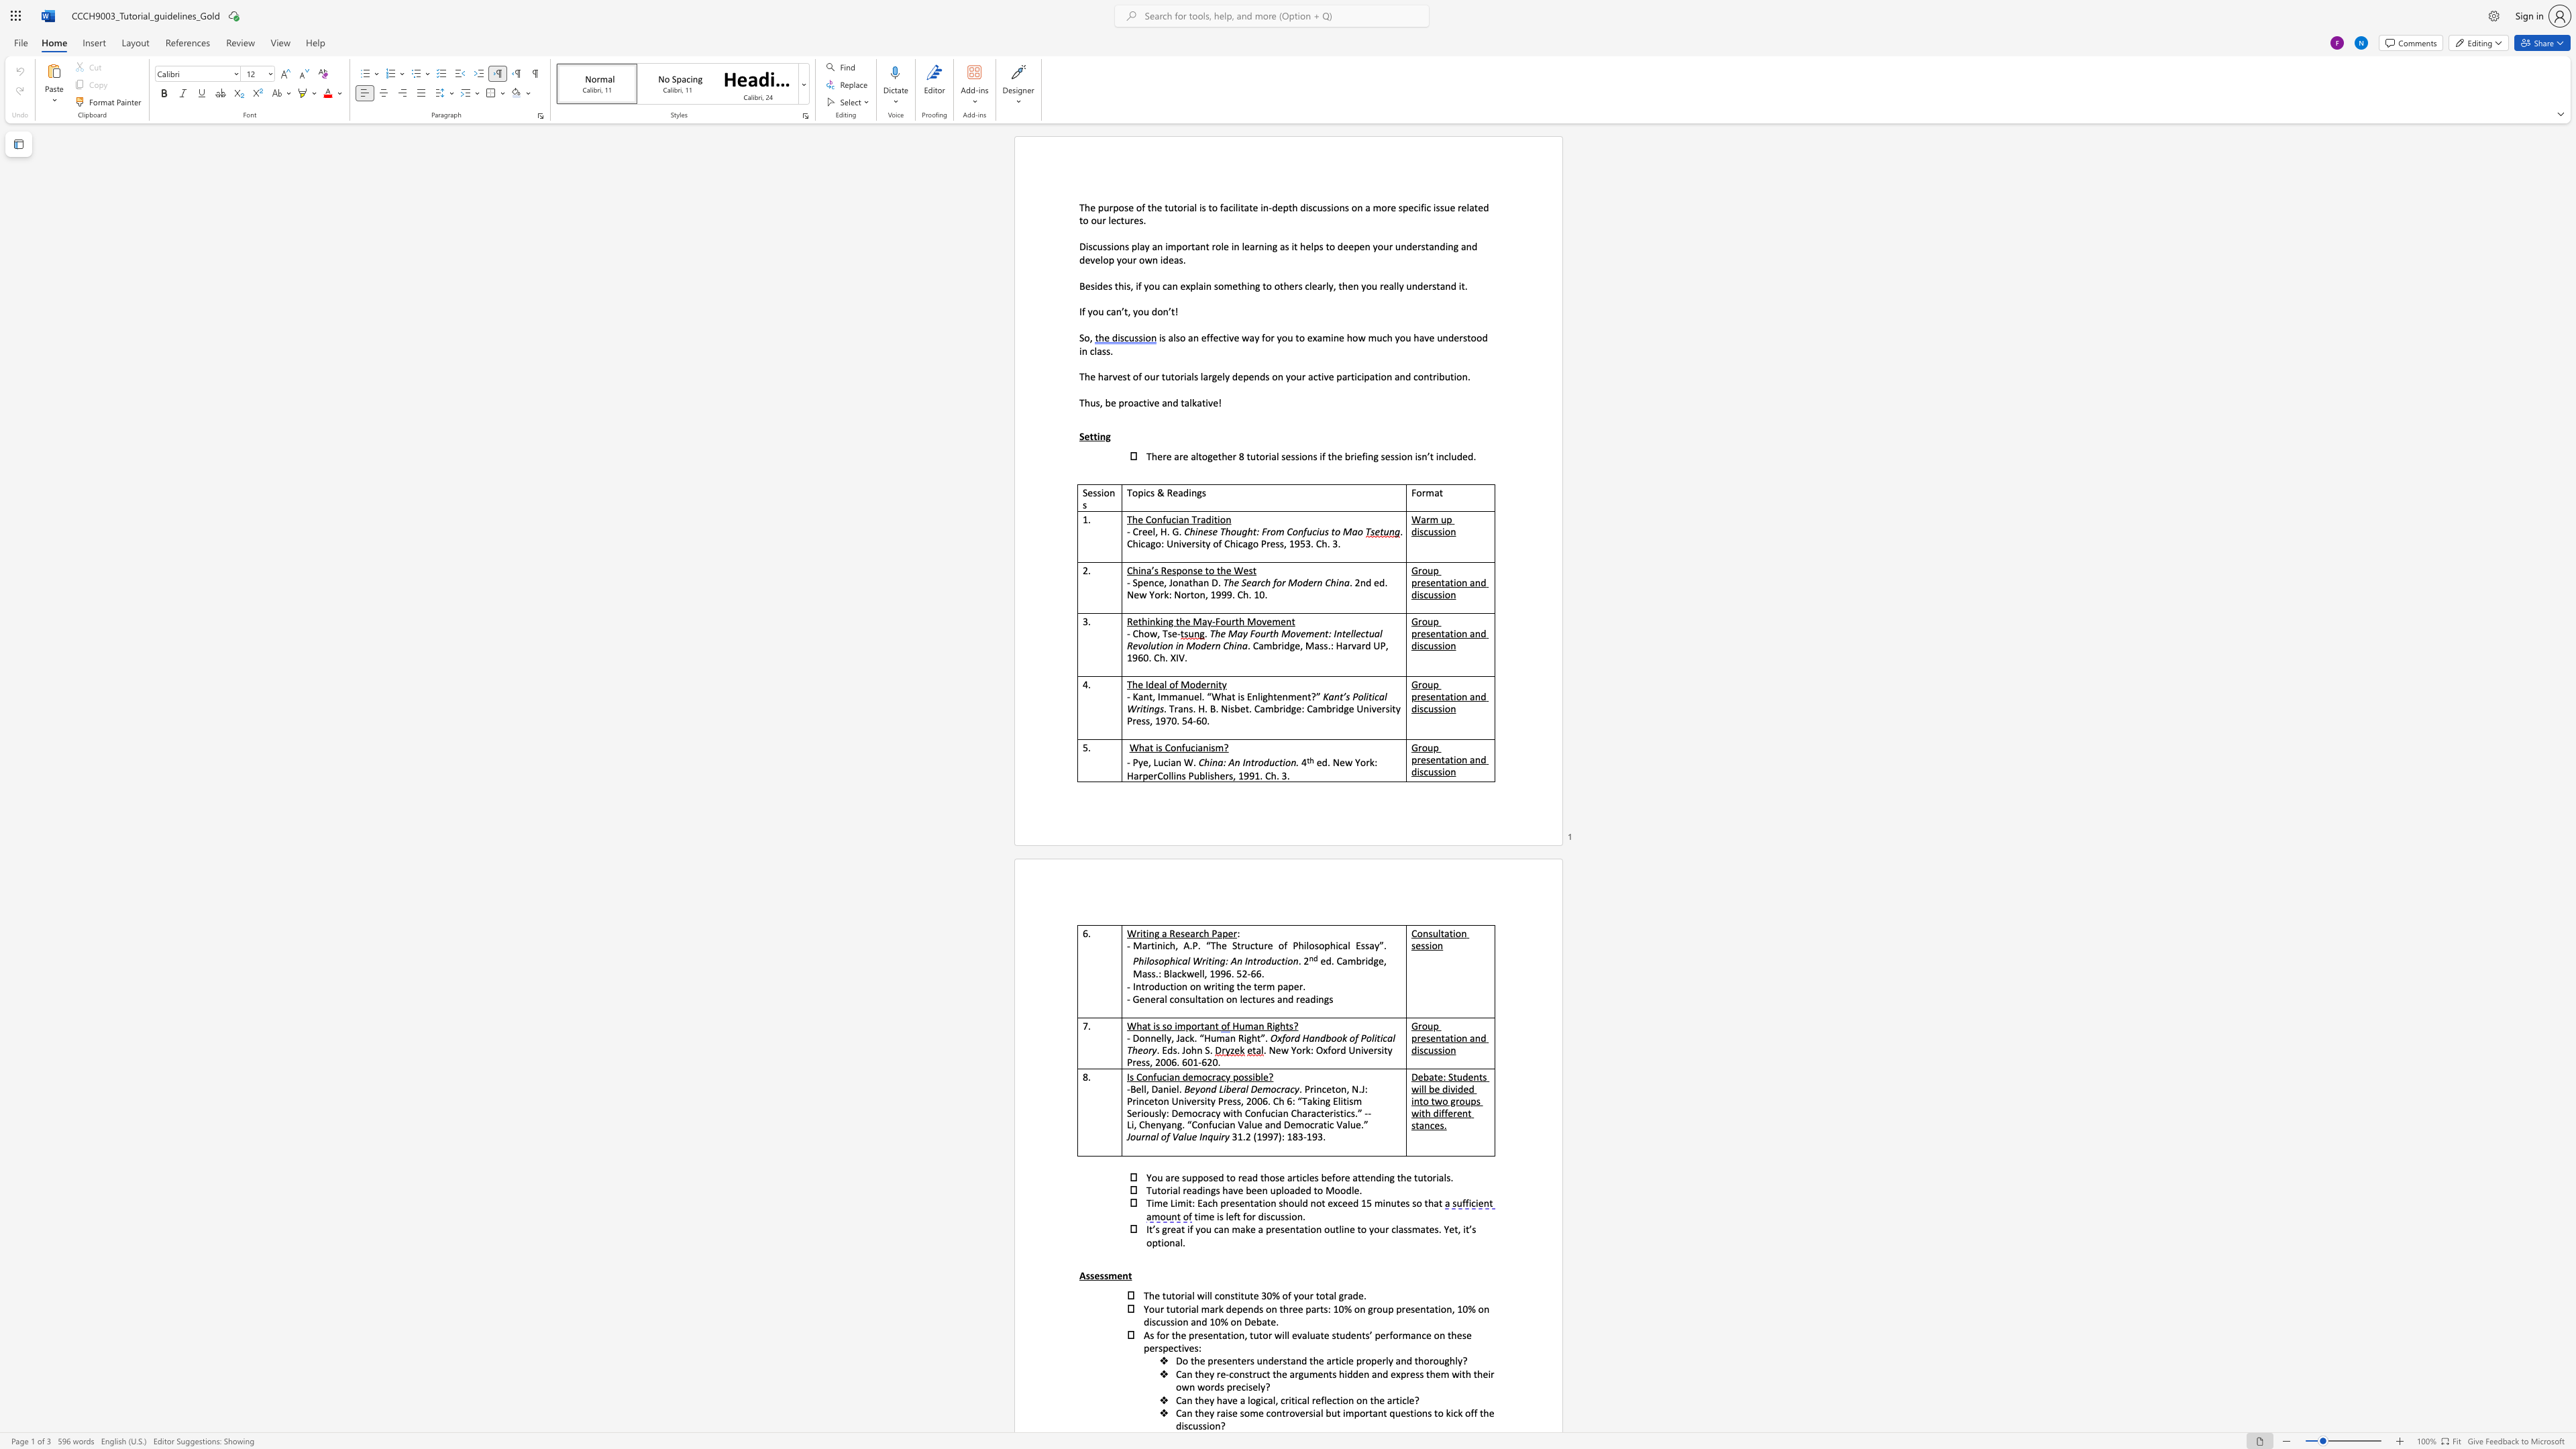 Image resolution: width=2576 pixels, height=1449 pixels. Describe the element at coordinates (1184, 621) in the screenshot. I see `the subset text "e May-Fourth Movem" within the text "Rethinking the May-Fourth Movement"` at that location.